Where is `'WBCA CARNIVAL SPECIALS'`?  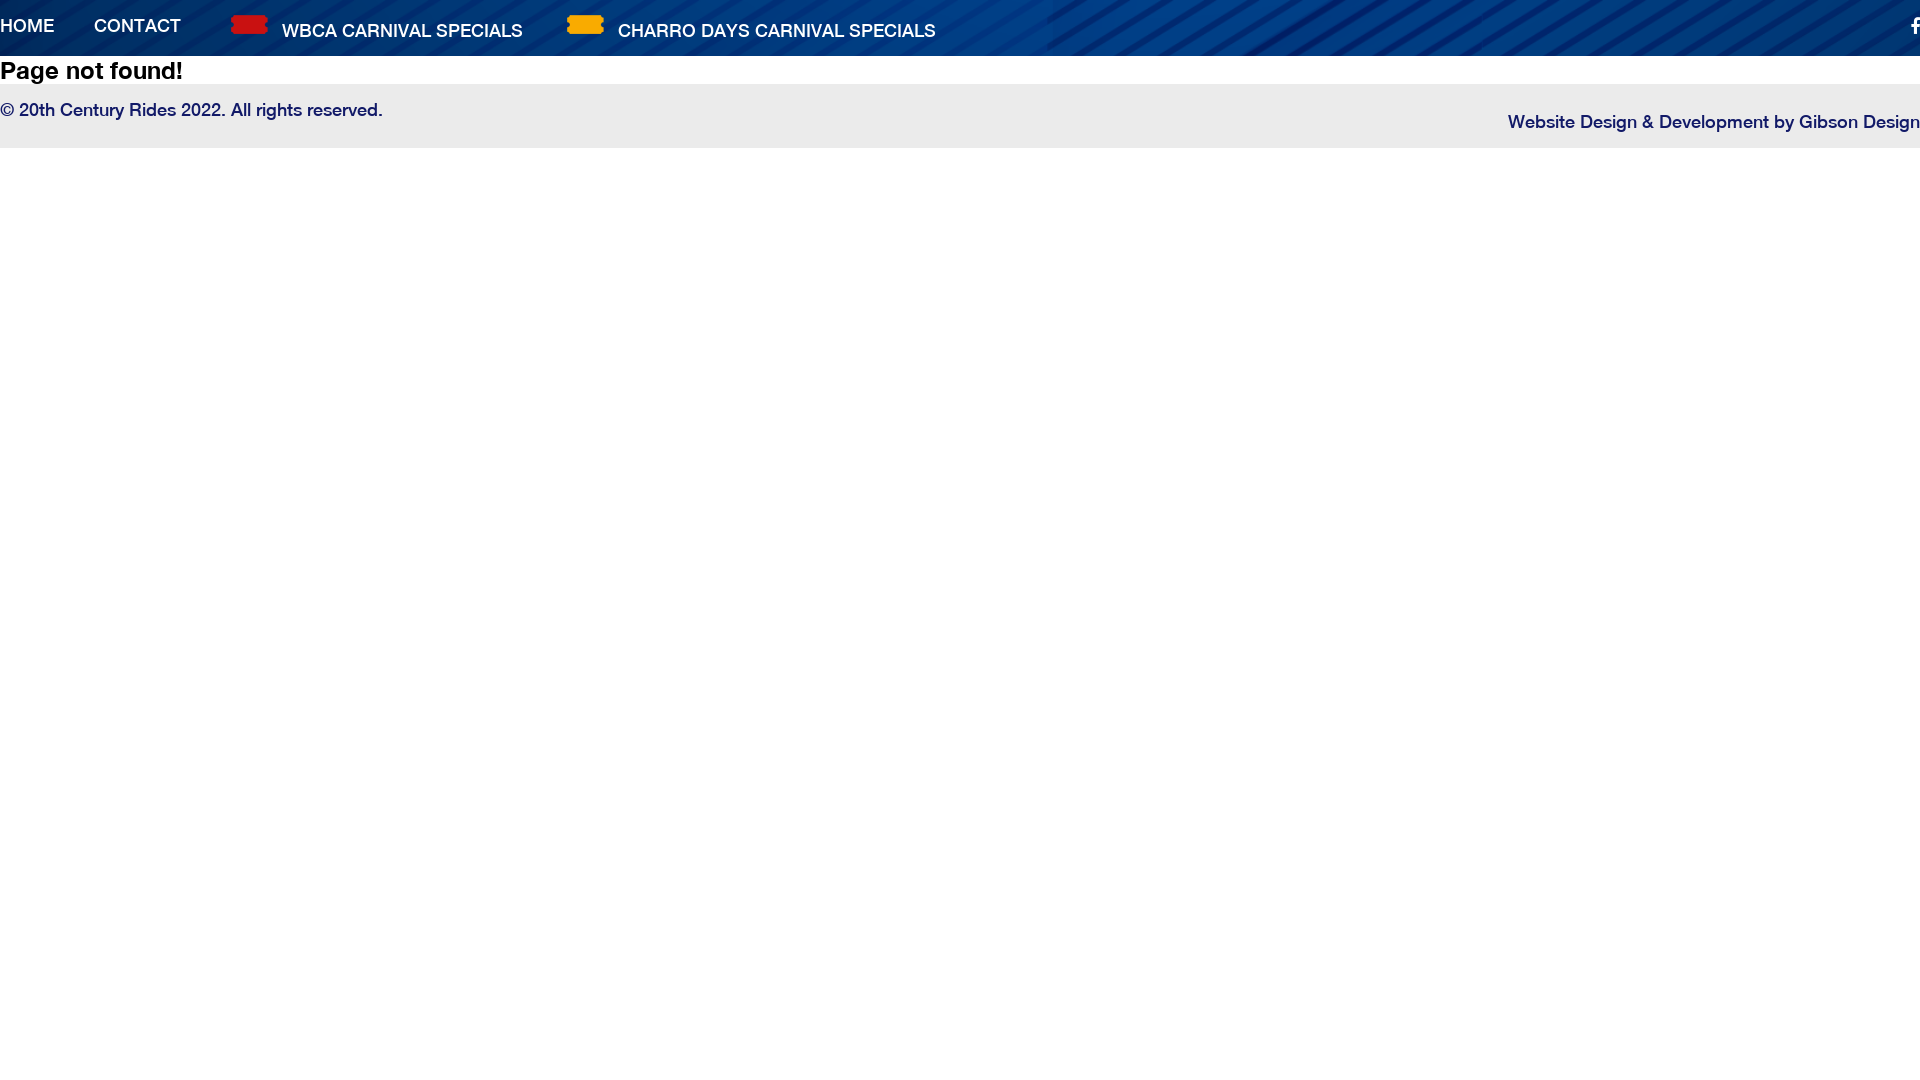
'WBCA CARNIVAL SPECIALS' is located at coordinates (401, 30).